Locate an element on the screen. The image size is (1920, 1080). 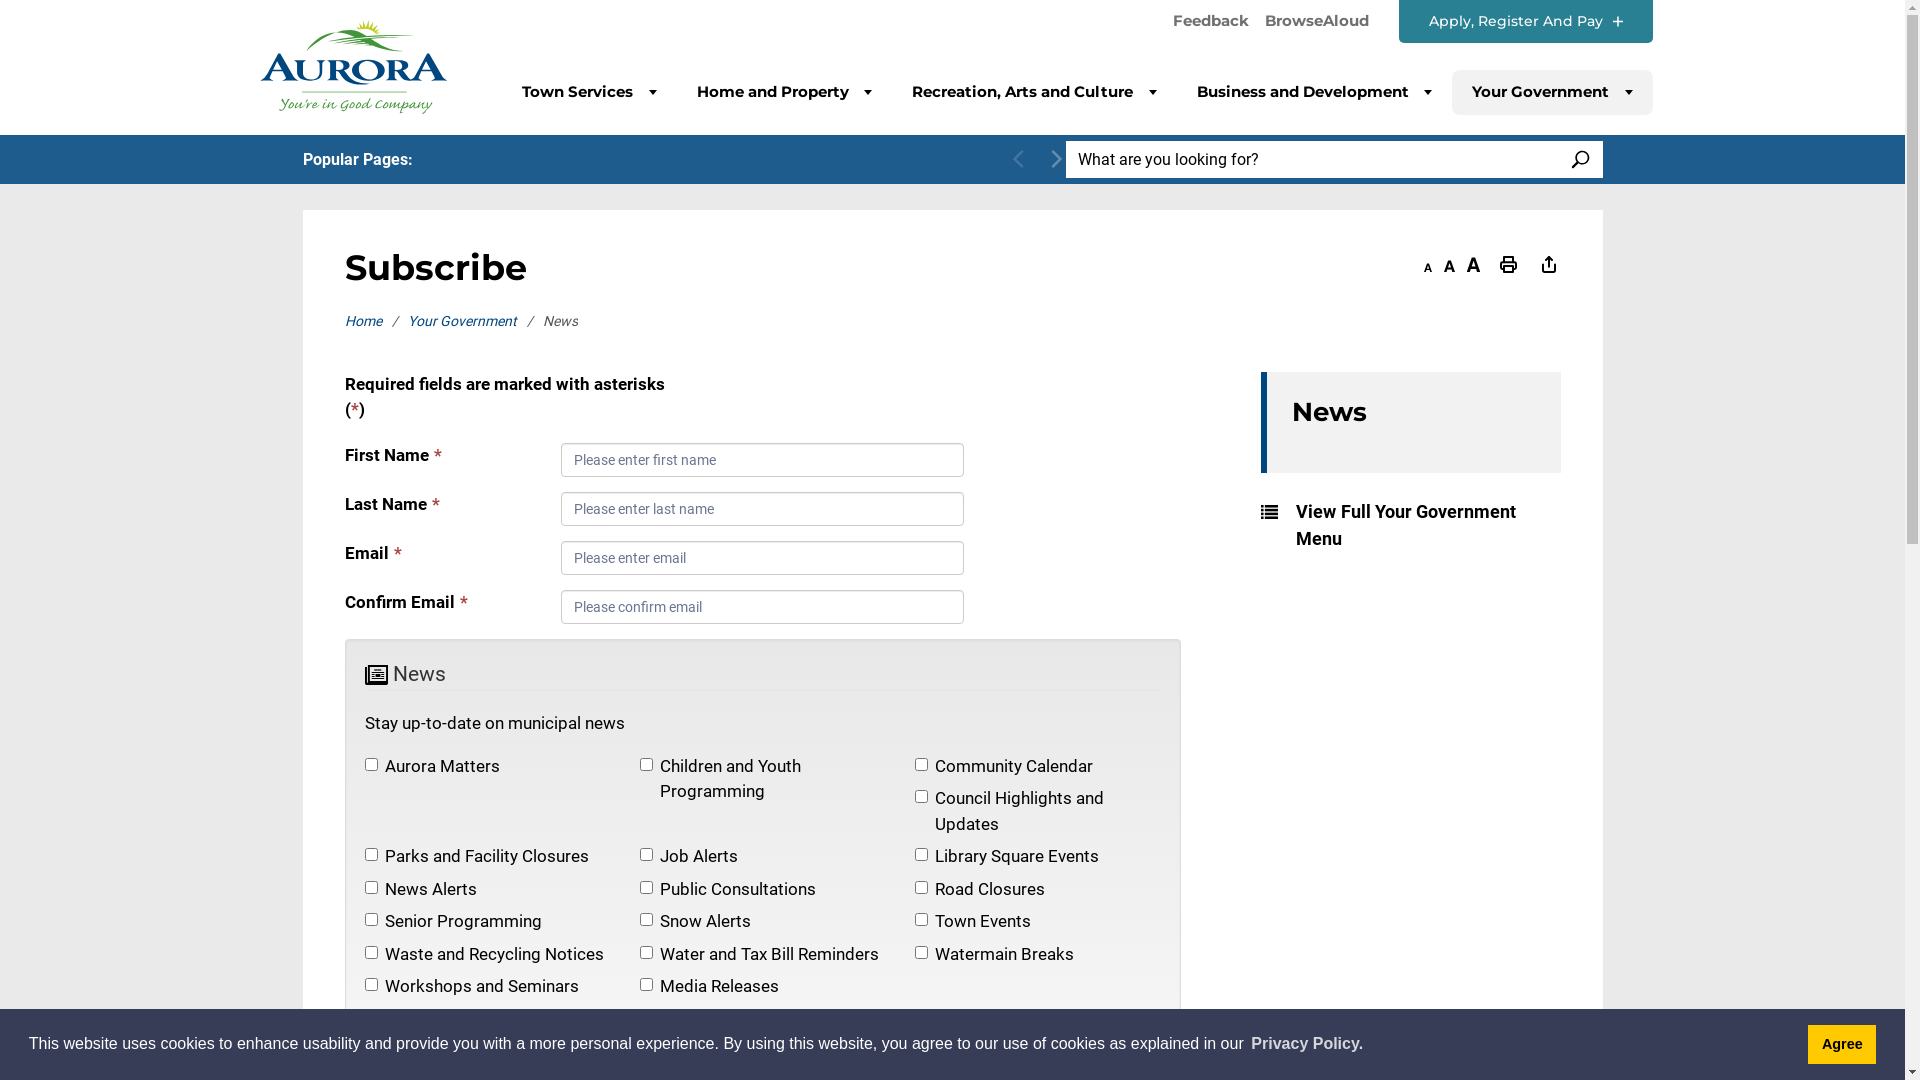
'Home' is located at coordinates (375, 319).